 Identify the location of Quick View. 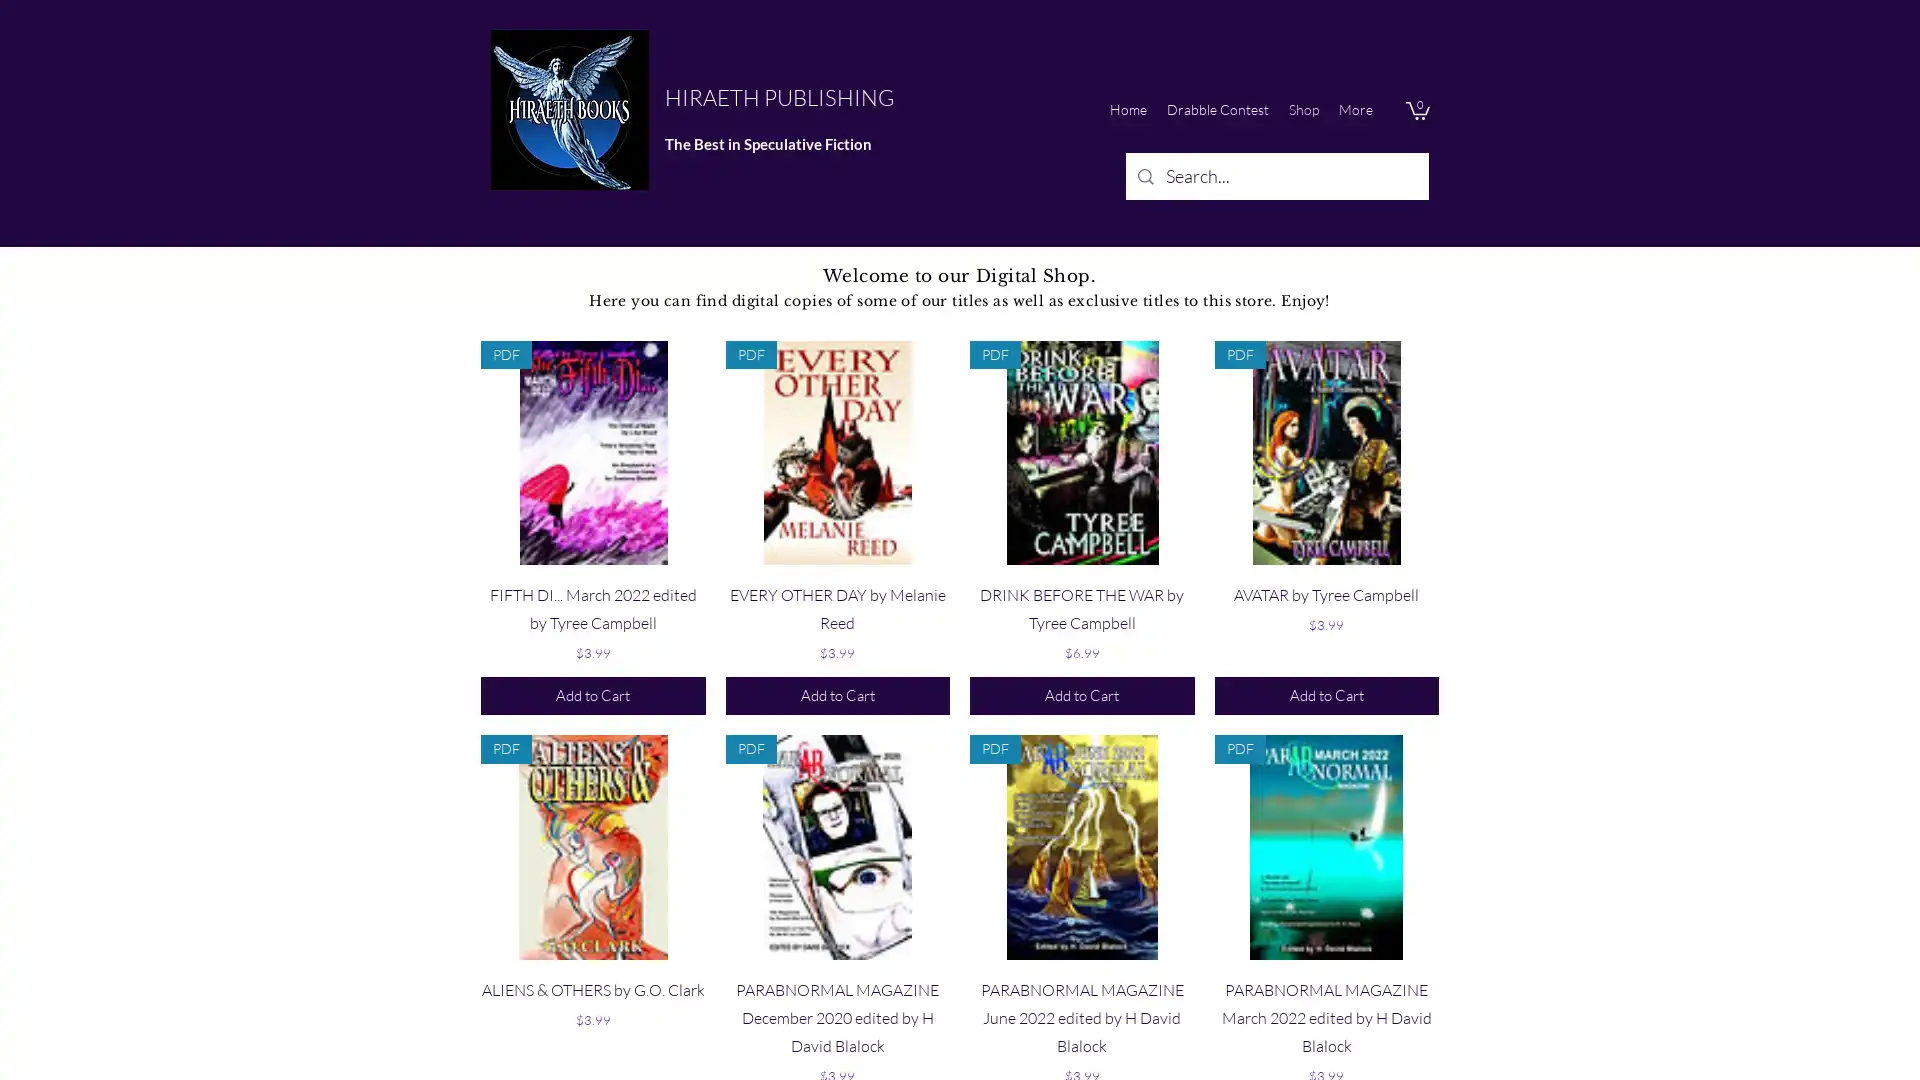
(837, 982).